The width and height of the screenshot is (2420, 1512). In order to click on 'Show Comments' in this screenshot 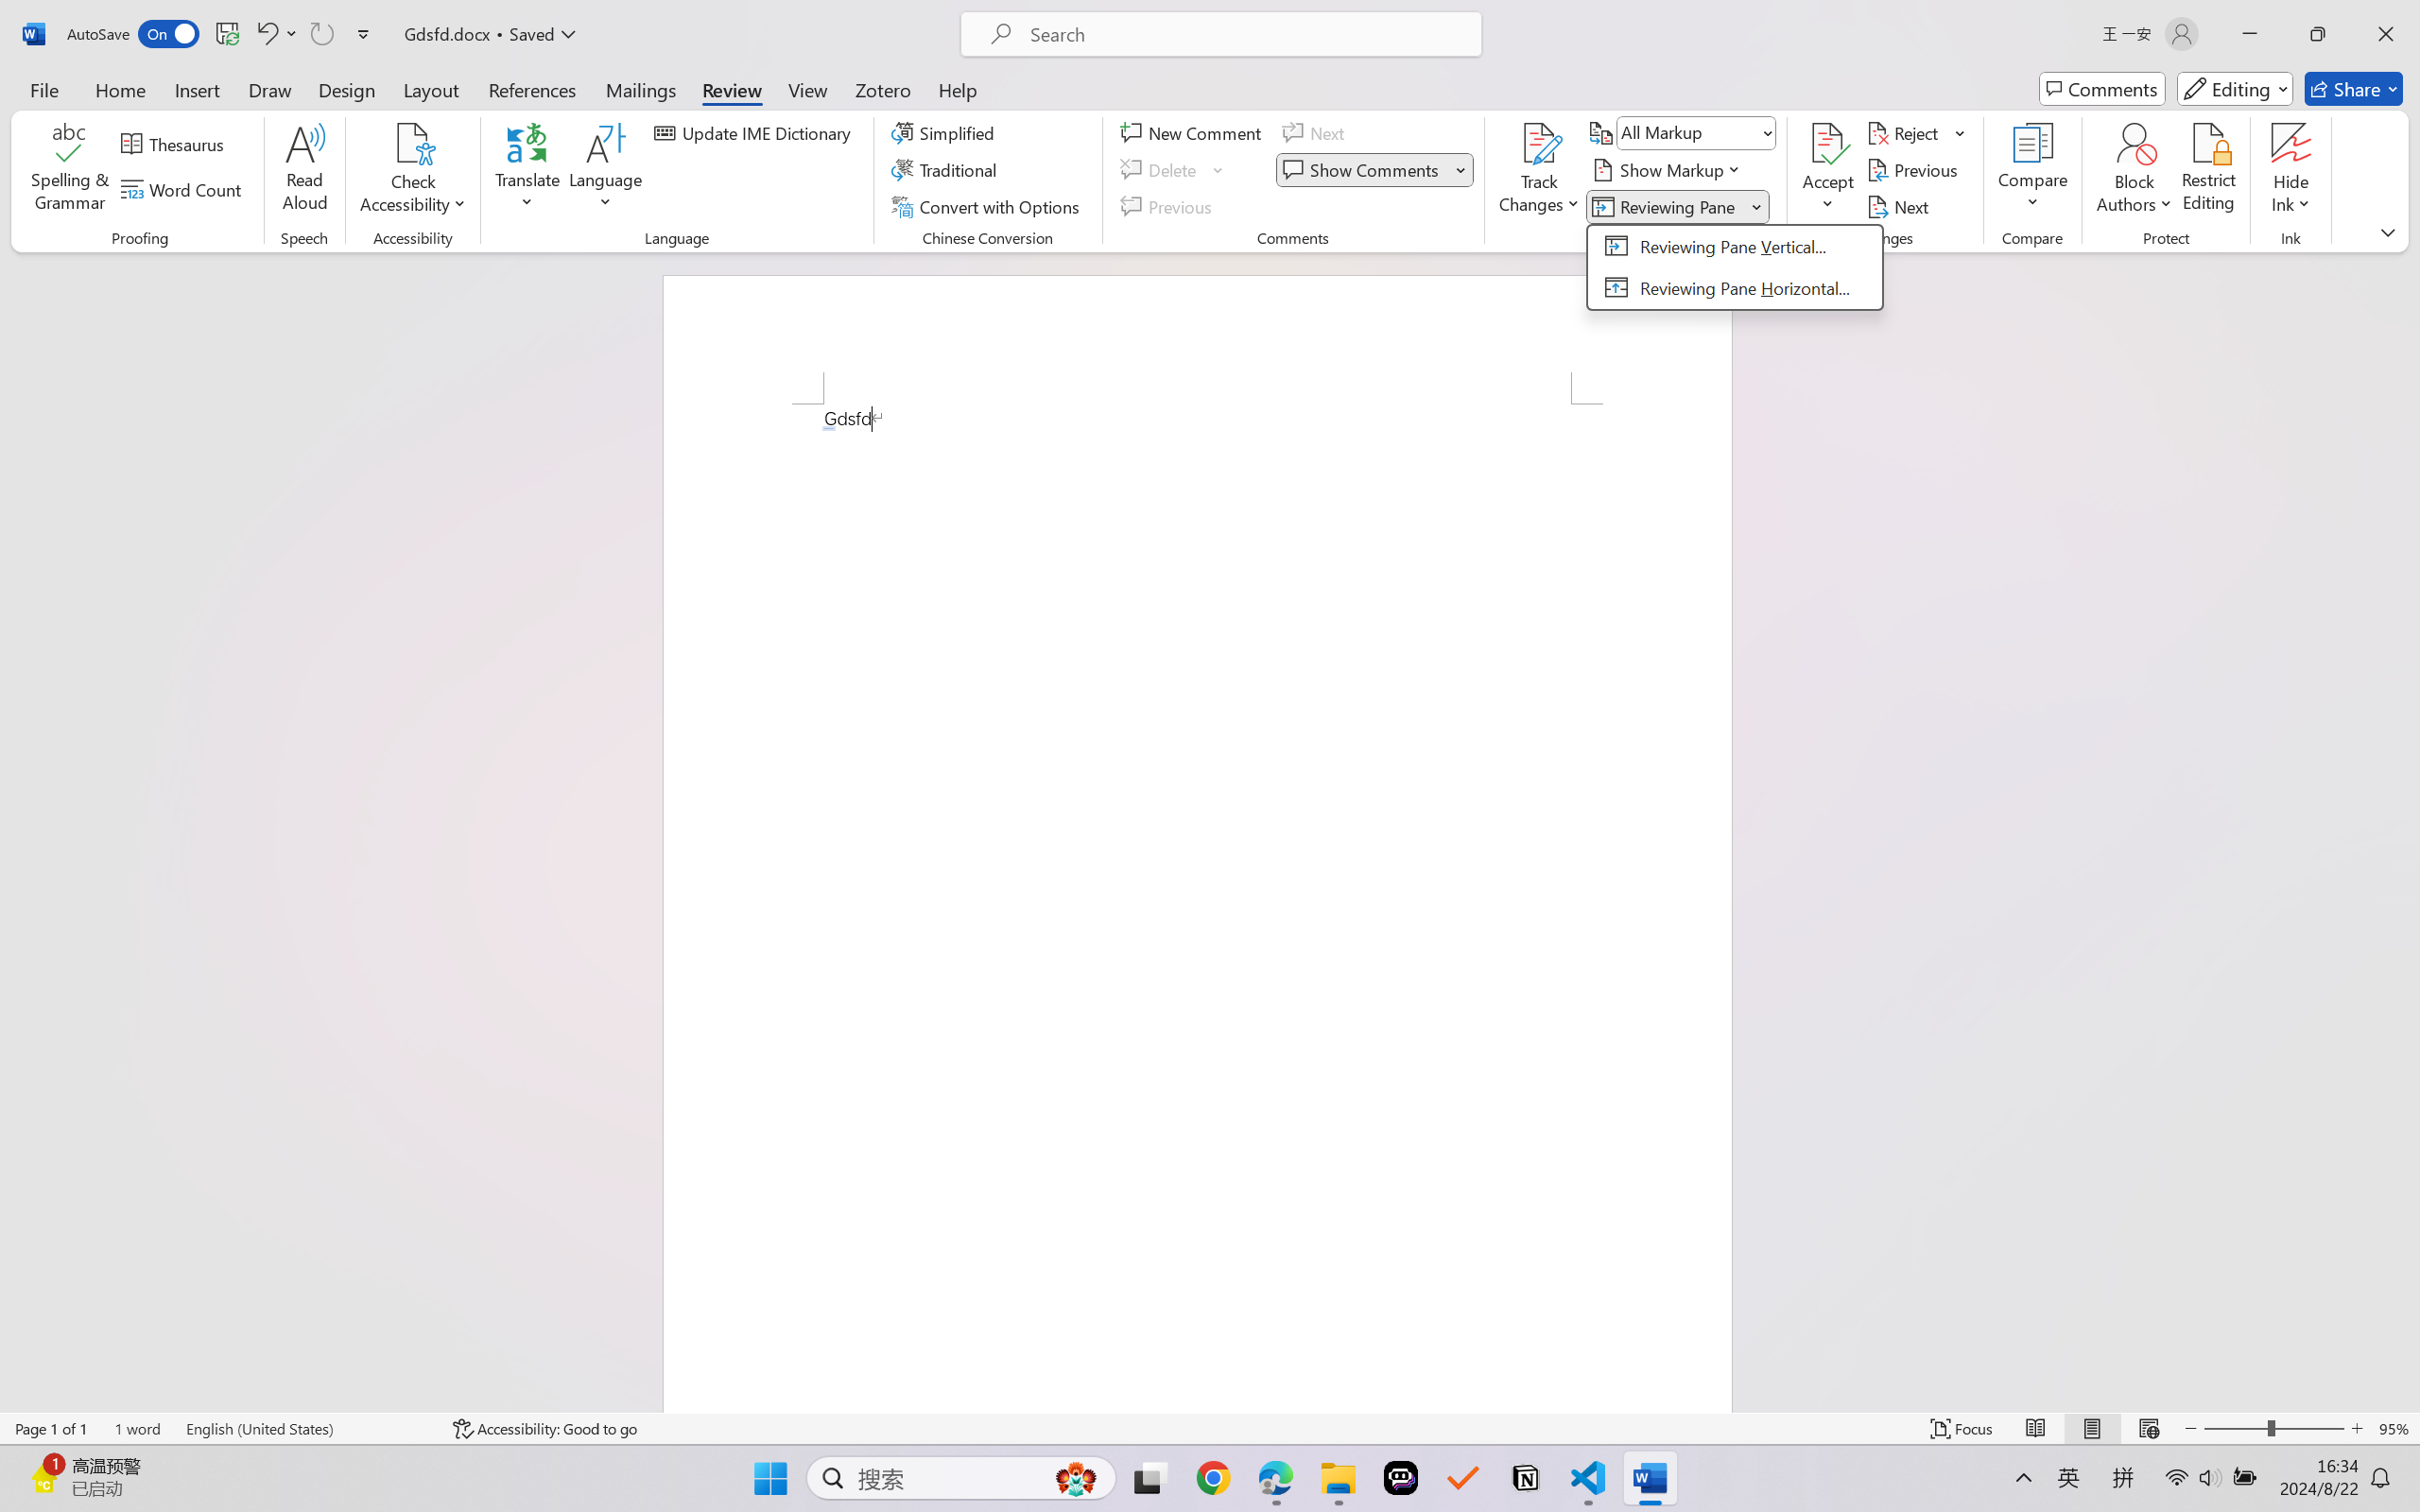, I will do `click(1374, 170)`.